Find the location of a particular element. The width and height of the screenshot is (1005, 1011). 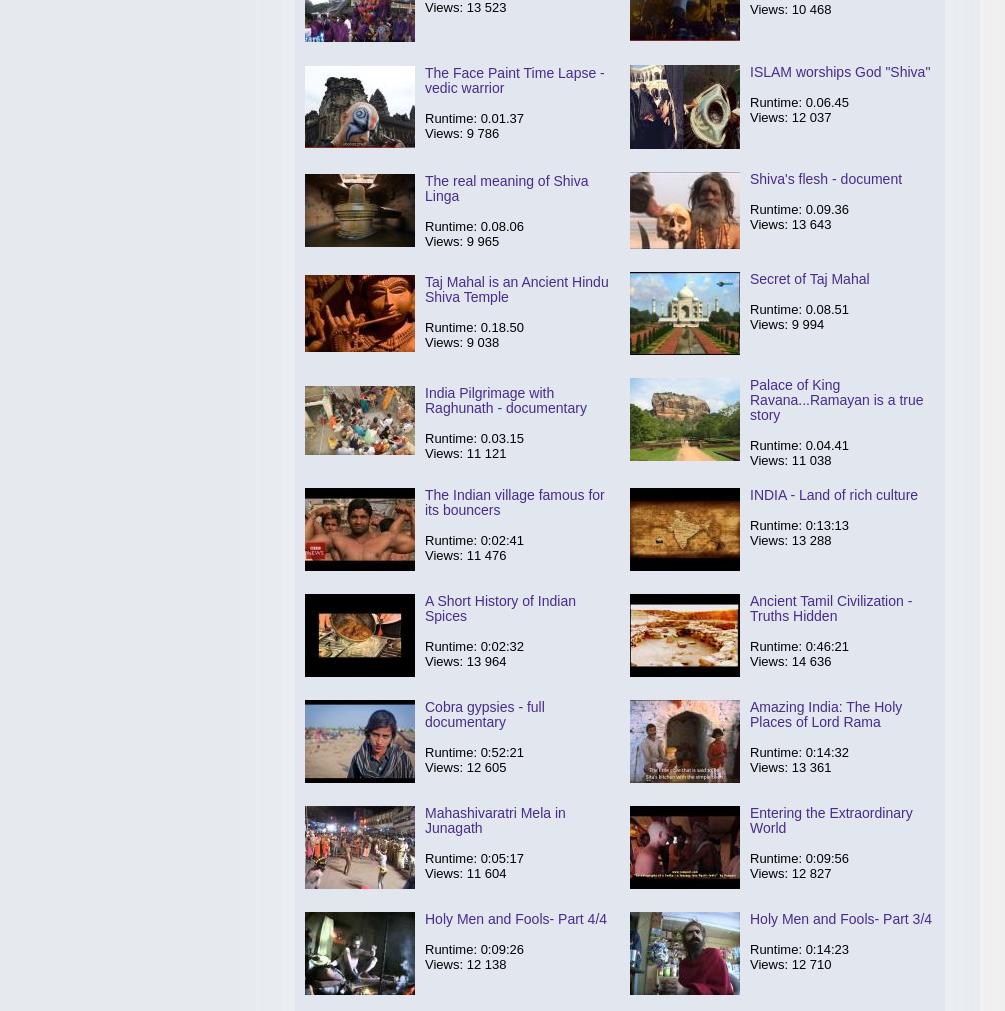

'Holy Men and Fools- Part 3/4' is located at coordinates (839, 918).